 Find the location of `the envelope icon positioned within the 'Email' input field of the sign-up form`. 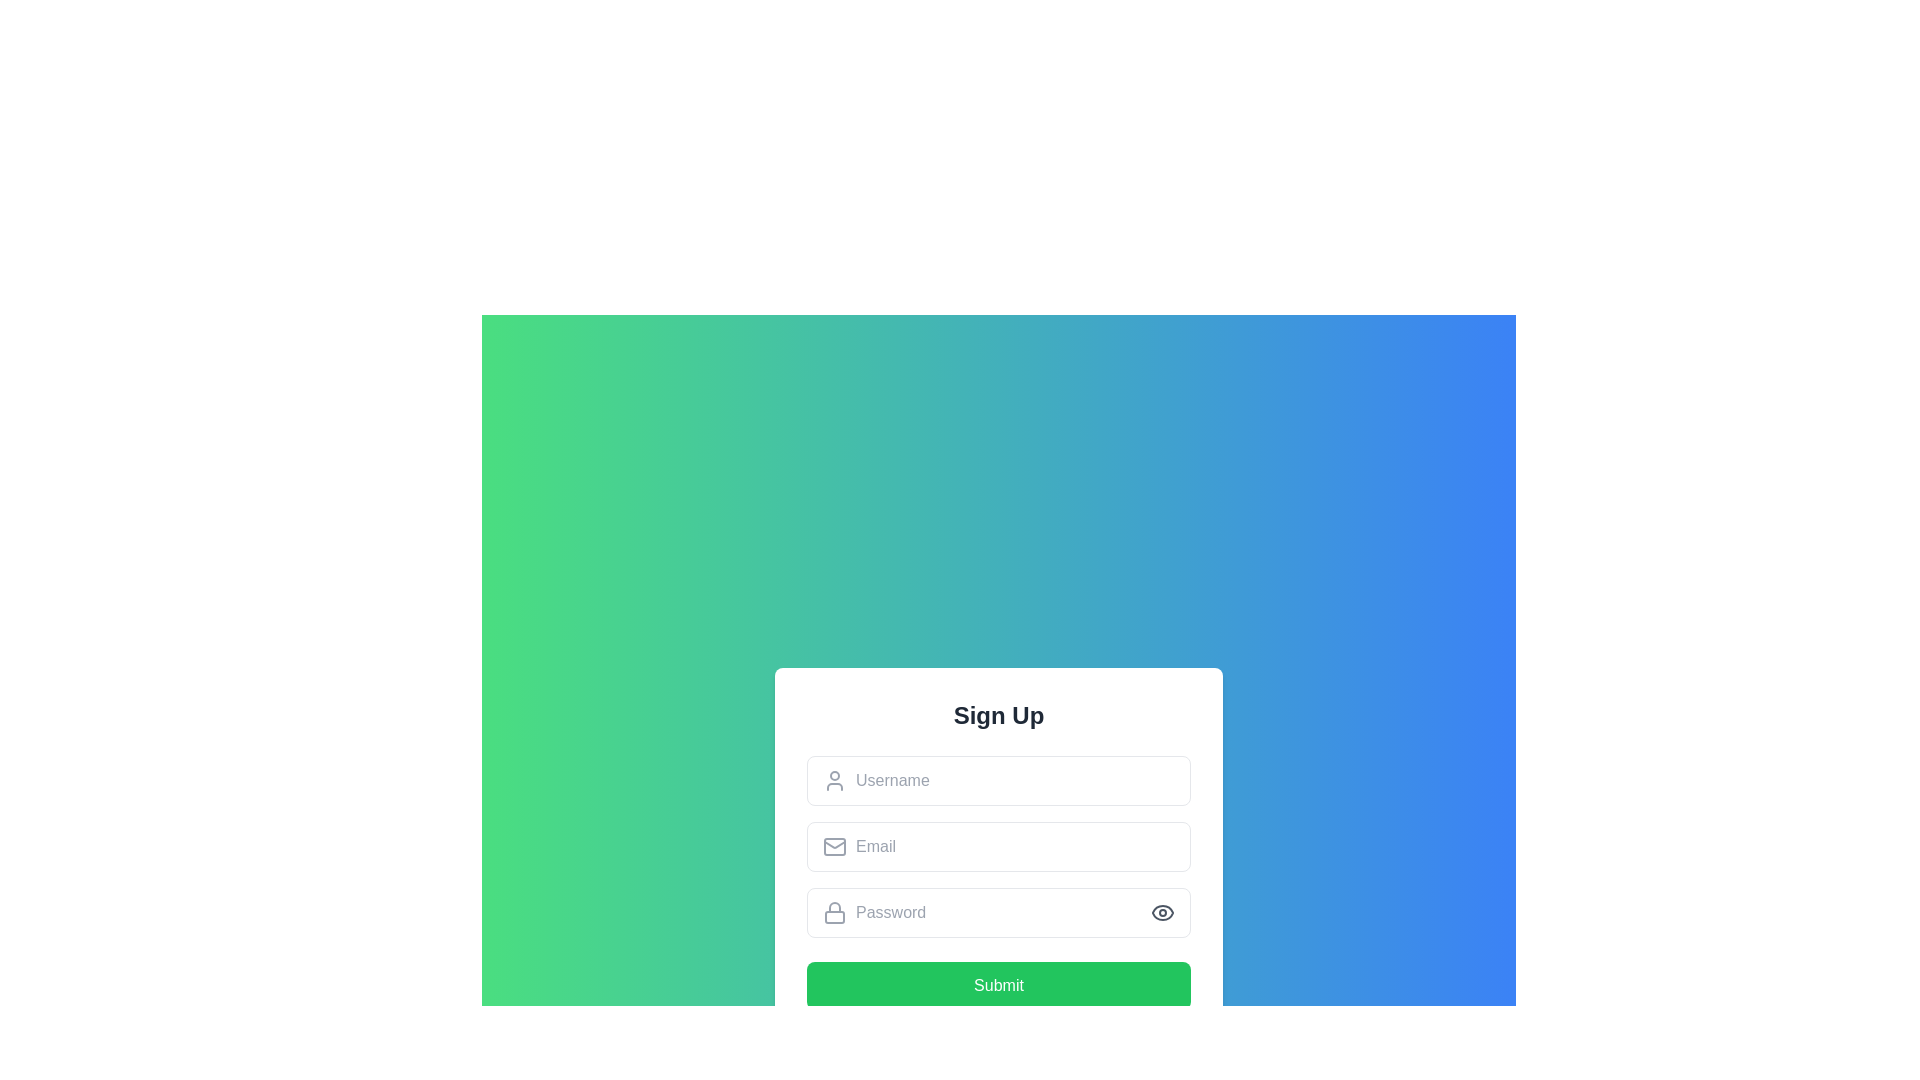

the envelope icon positioned within the 'Email' input field of the sign-up form is located at coordinates (835, 844).